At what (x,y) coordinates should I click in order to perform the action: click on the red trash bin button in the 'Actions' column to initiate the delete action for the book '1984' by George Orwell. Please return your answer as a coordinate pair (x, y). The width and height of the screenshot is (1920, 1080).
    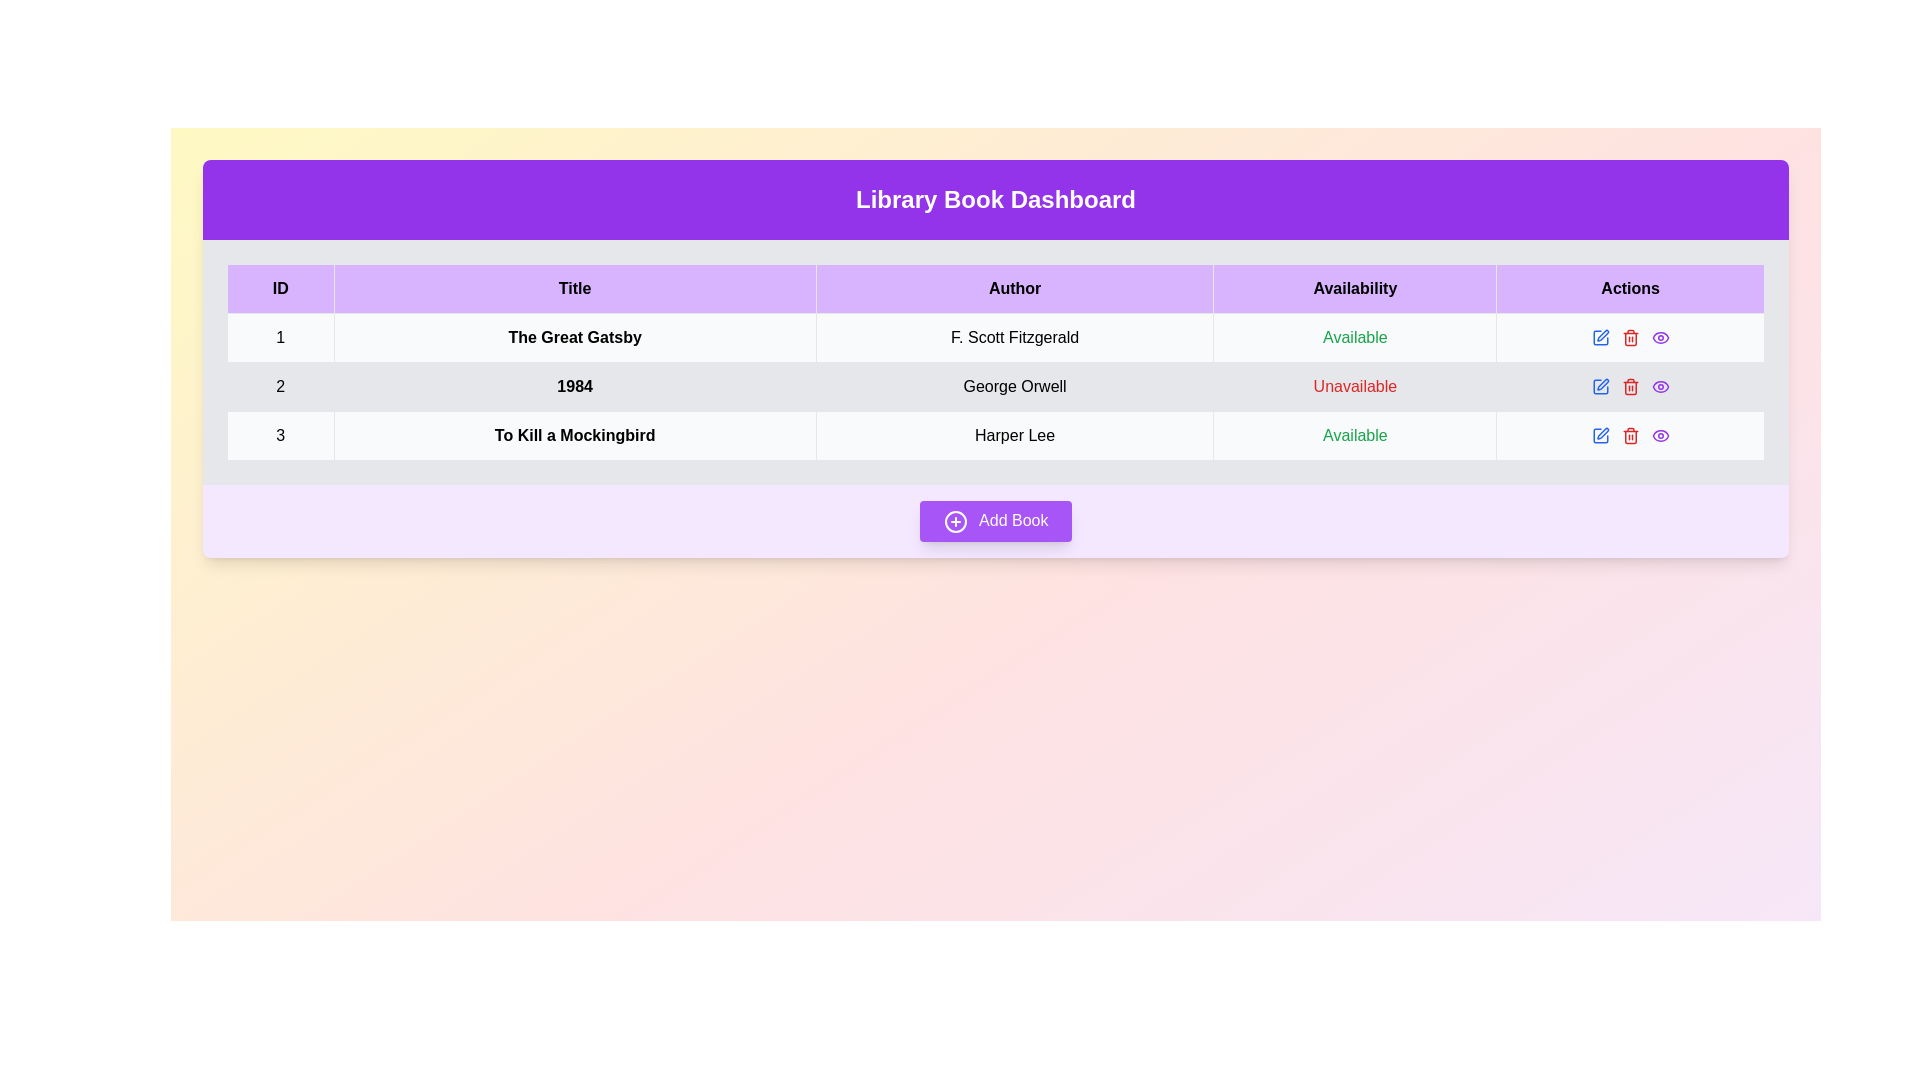
    Looking at the image, I should click on (1630, 337).